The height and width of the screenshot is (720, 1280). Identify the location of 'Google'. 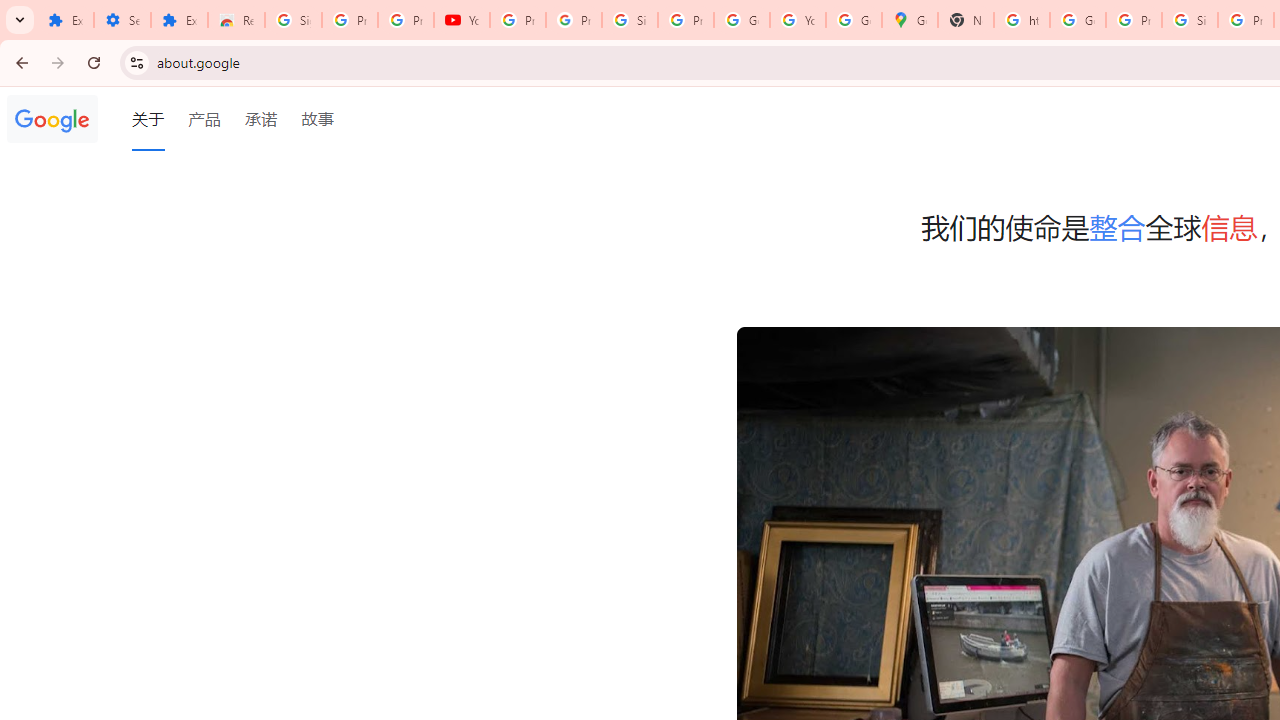
(52, 119).